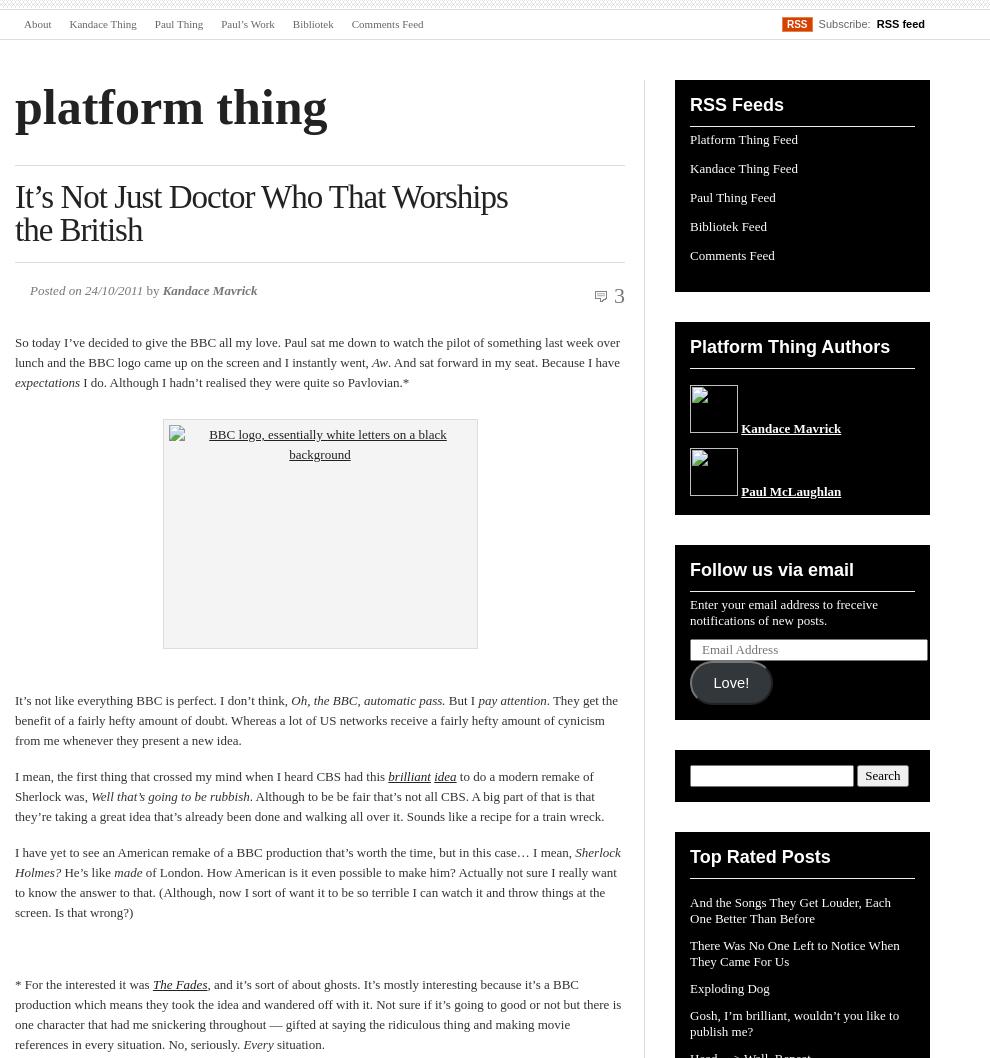  Describe the element at coordinates (14, 351) in the screenshot. I see `'So today I’ve decided to give the BBC all my love. Paul sat me down to watch the pilot of something last week over lunch and the BBC logo came up on the screen and I instantly went,'` at that location.